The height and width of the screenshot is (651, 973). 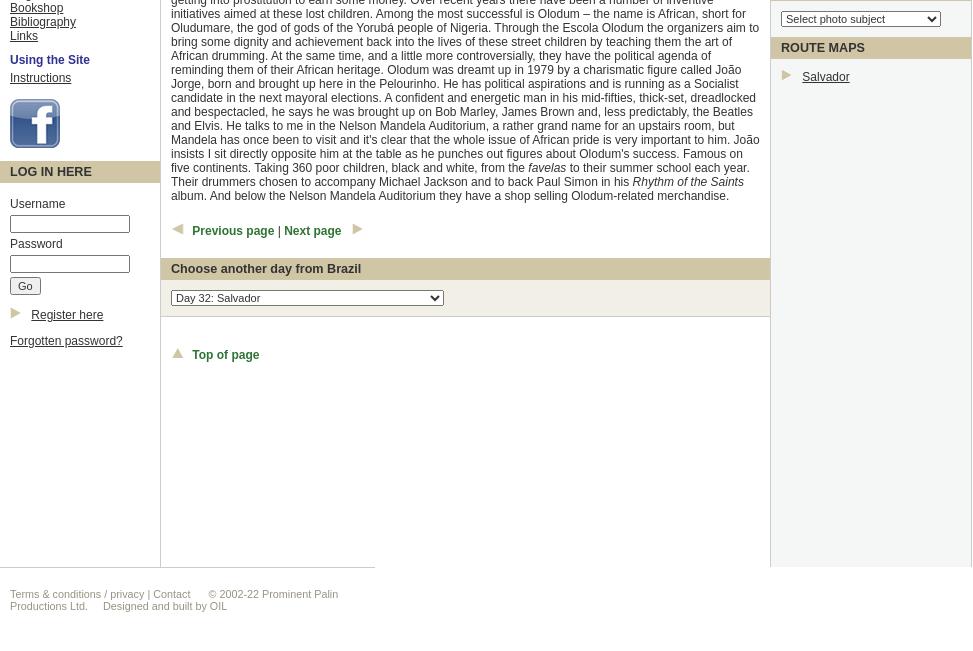 What do you see at coordinates (284, 229) in the screenshot?
I see `'Next page'` at bounding box center [284, 229].